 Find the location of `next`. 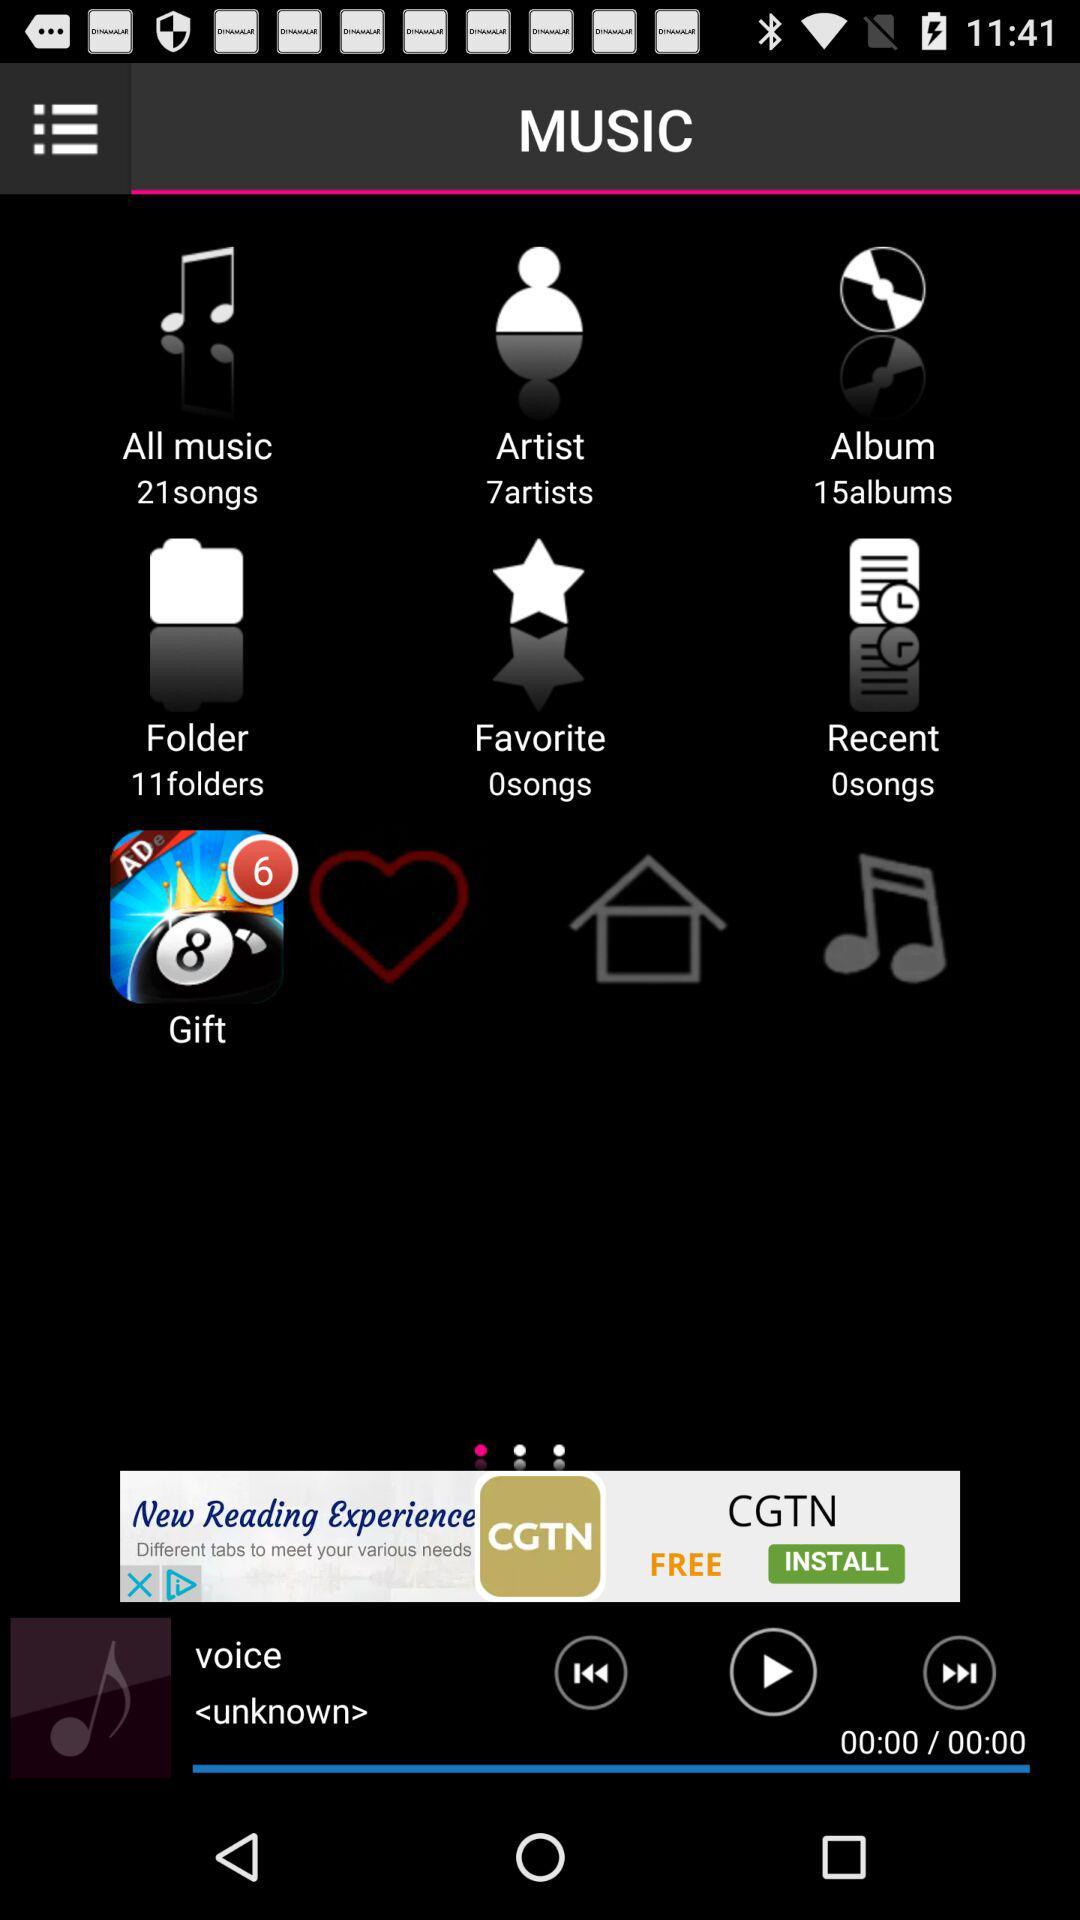

next is located at coordinates (575, 1680).